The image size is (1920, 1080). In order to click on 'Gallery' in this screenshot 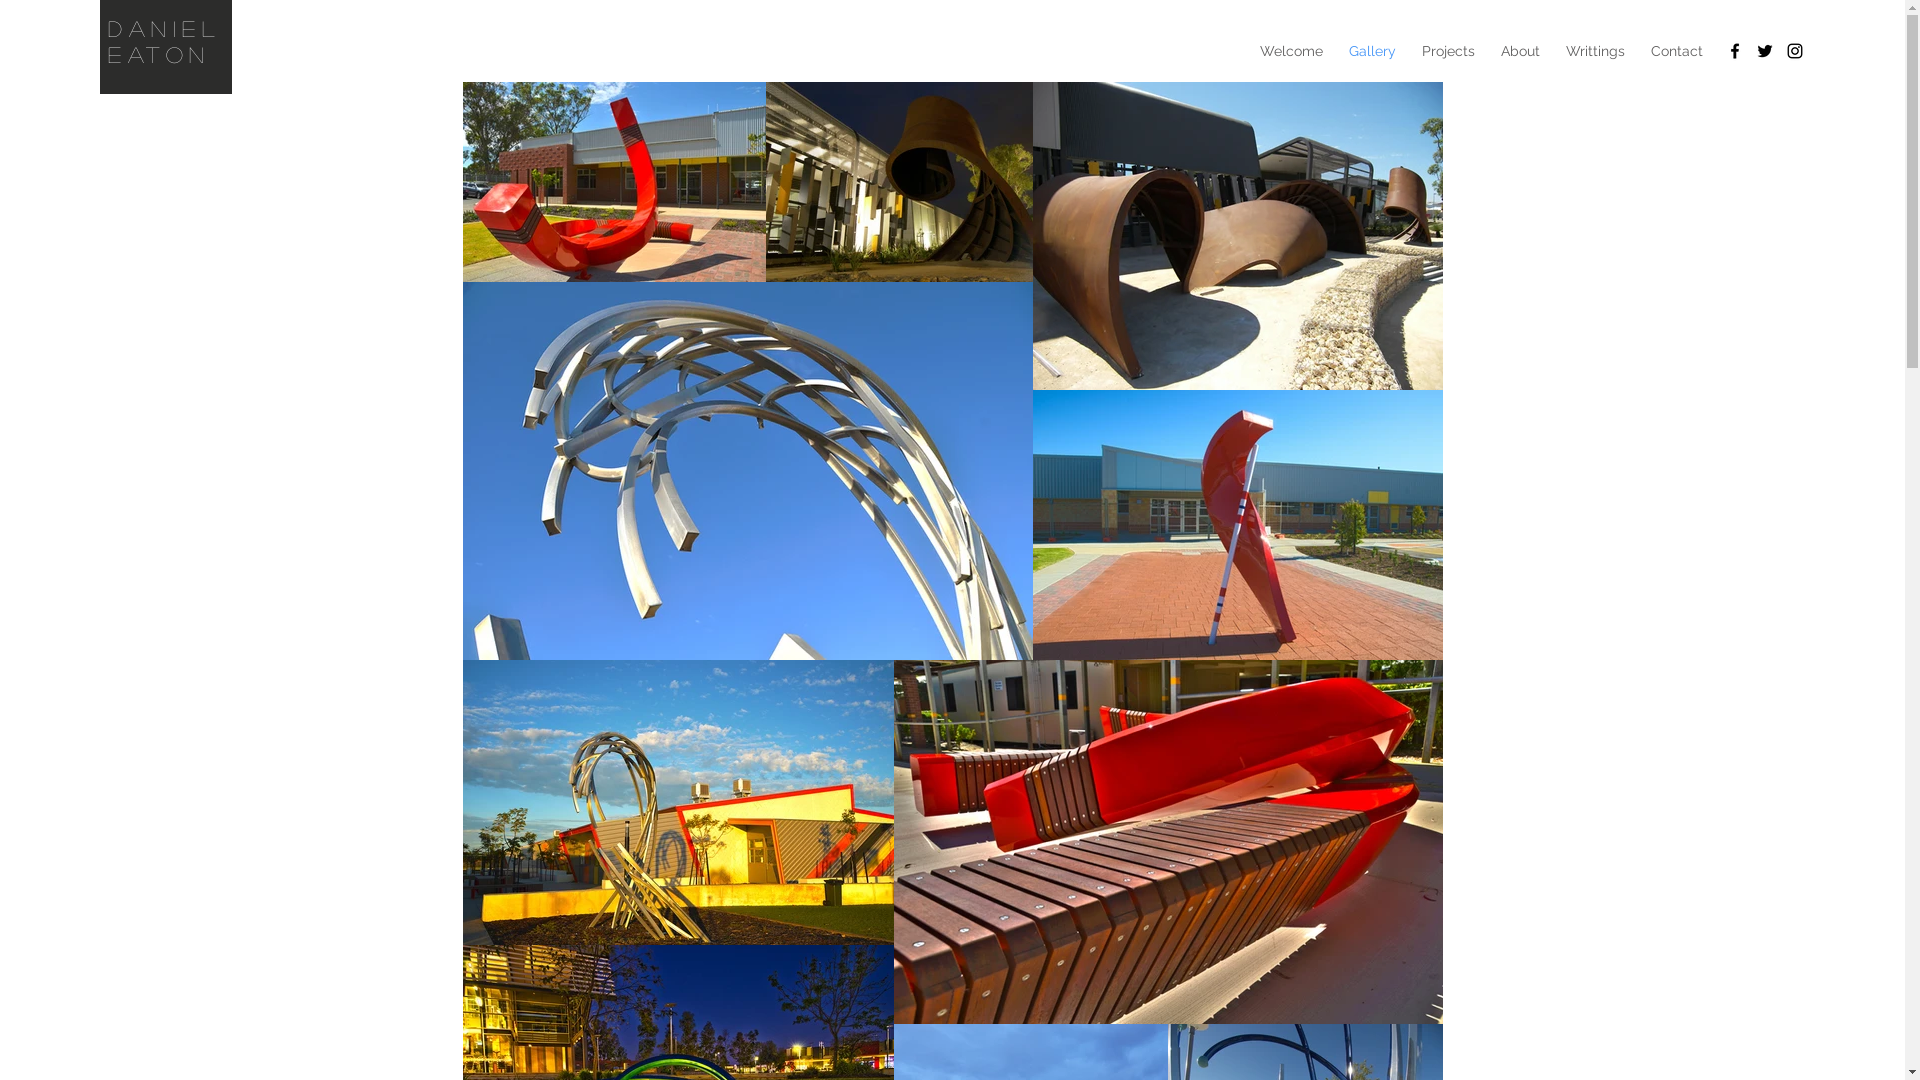, I will do `click(1371, 49)`.